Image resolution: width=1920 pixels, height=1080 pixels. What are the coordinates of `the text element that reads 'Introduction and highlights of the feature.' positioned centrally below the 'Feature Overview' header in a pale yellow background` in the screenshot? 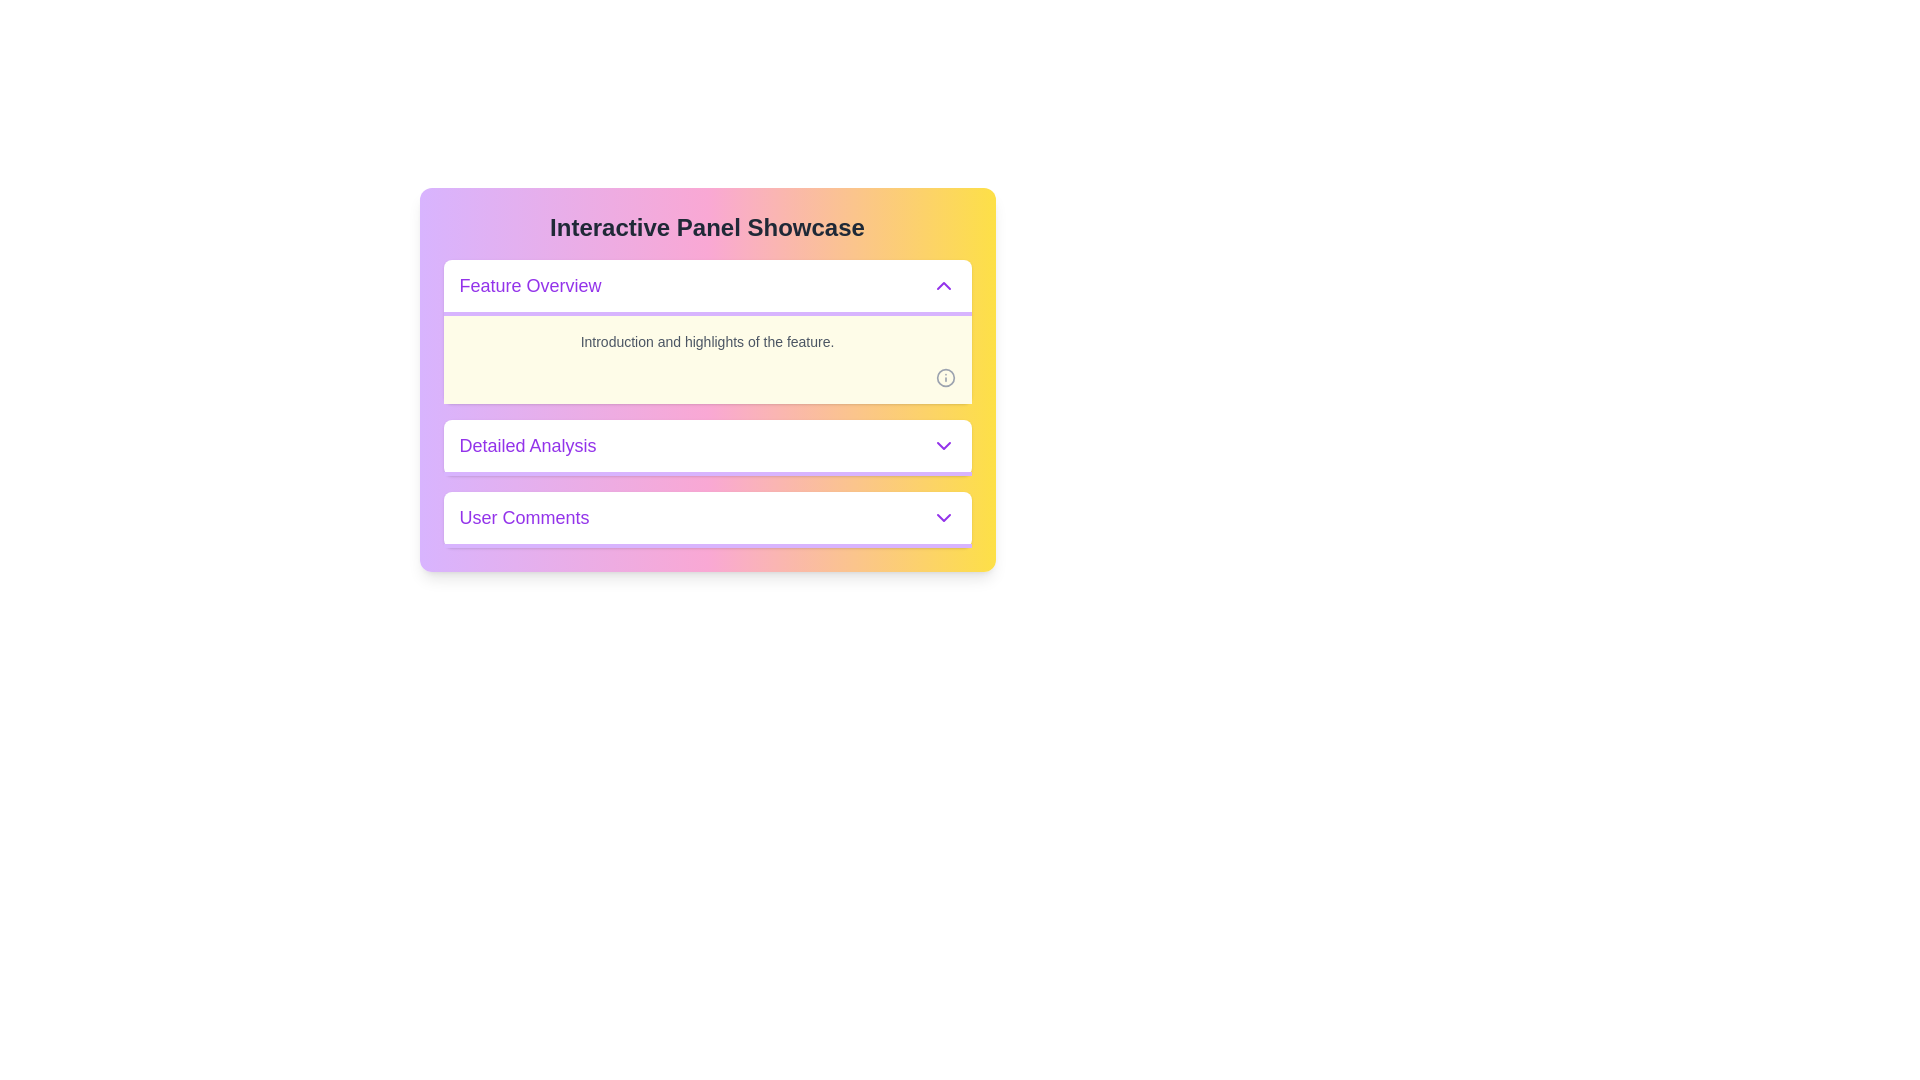 It's located at (707, 341).